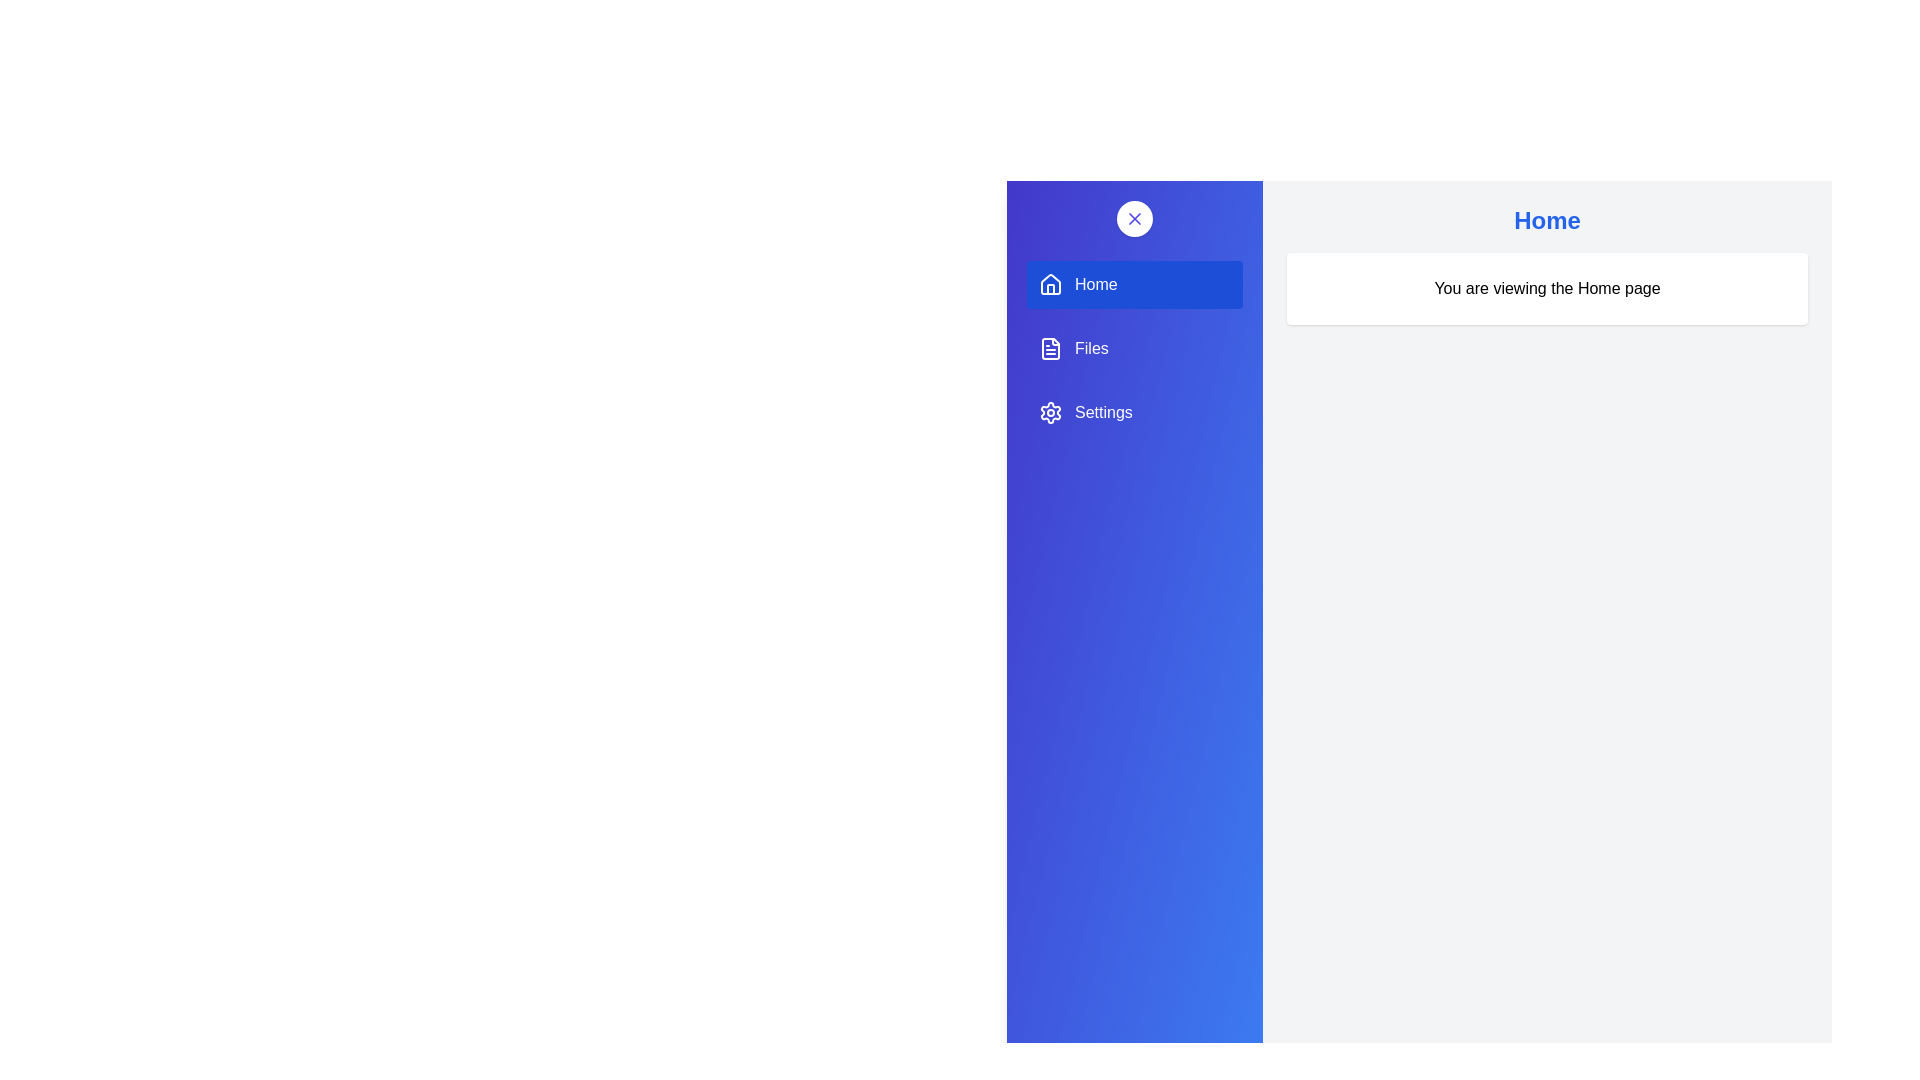 The image size is (1920, 1080). What do you see at coordinates (1134, 285) in the screenshot?
I see `the menu item Home from the navigation drawer` at bounding box center [1134, 285].